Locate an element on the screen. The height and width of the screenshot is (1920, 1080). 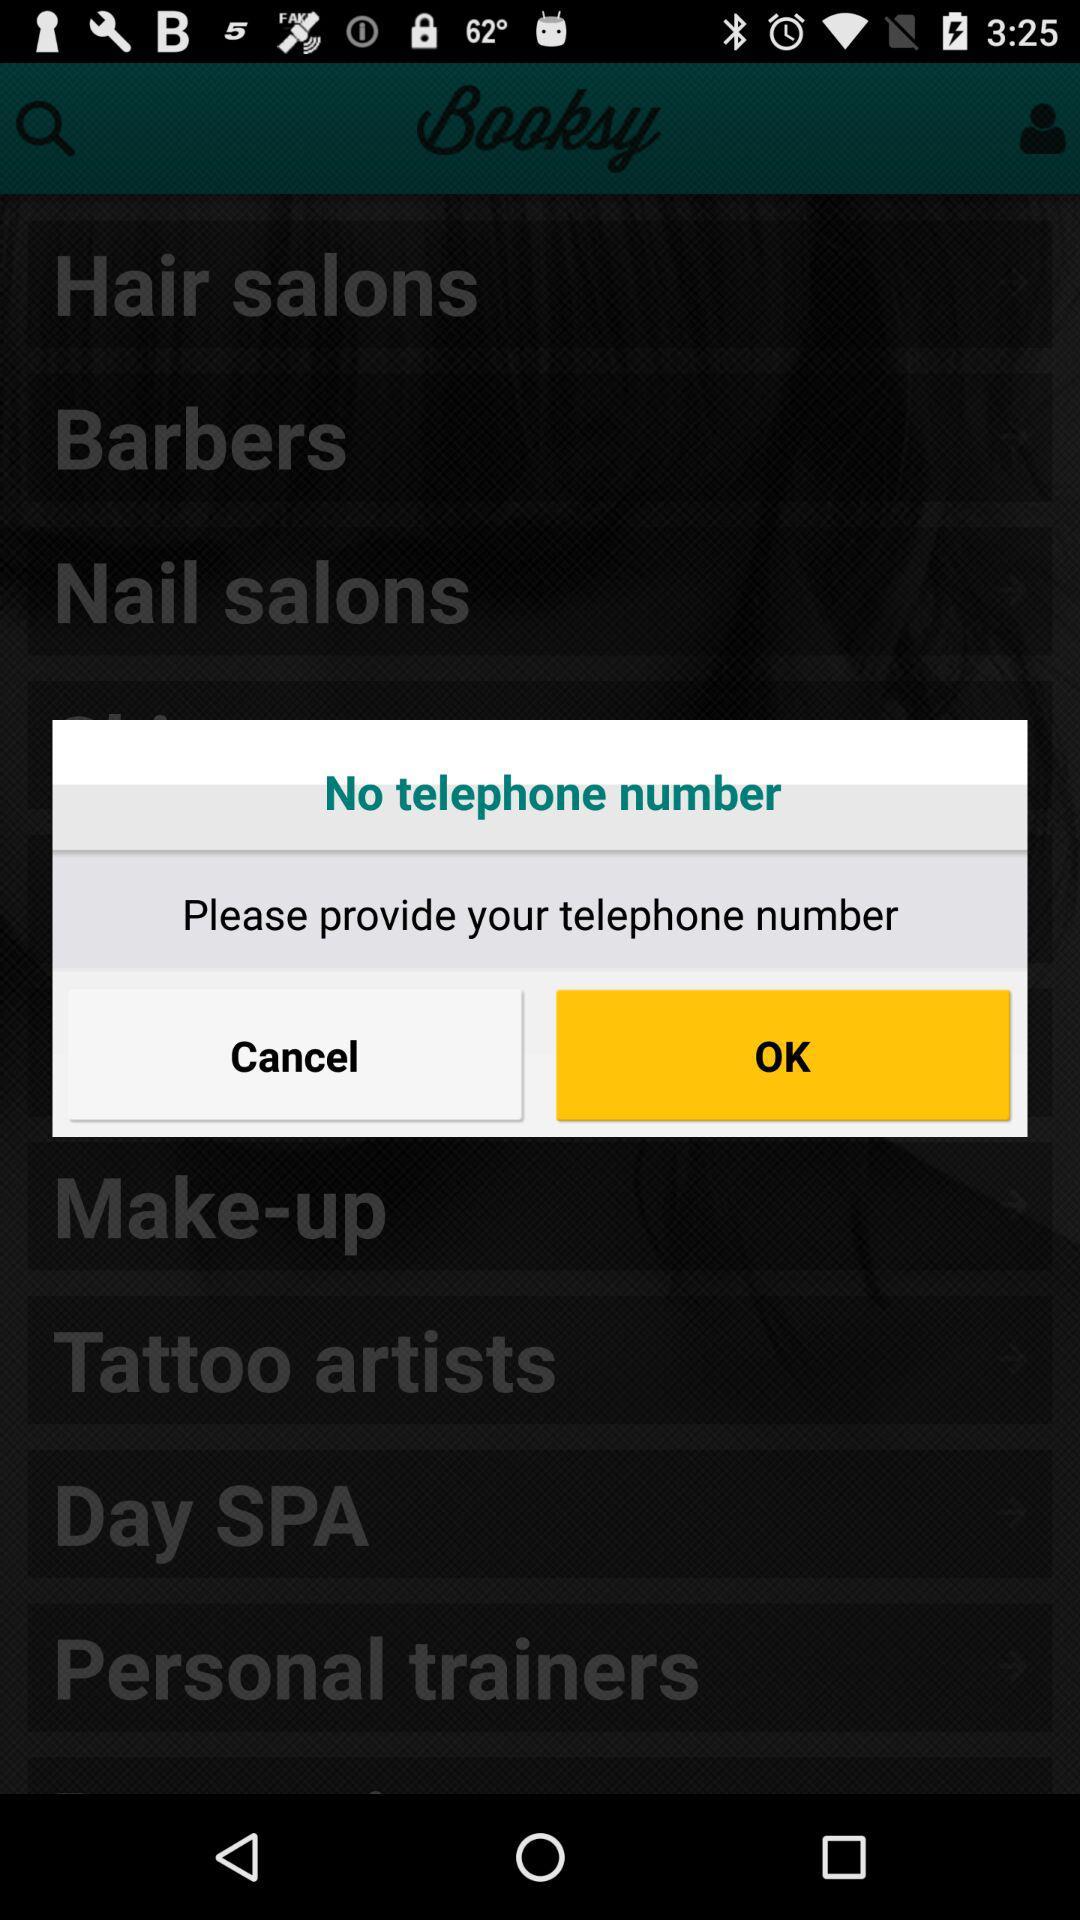
item below the please provide your is located at coordinates (296, 1054).